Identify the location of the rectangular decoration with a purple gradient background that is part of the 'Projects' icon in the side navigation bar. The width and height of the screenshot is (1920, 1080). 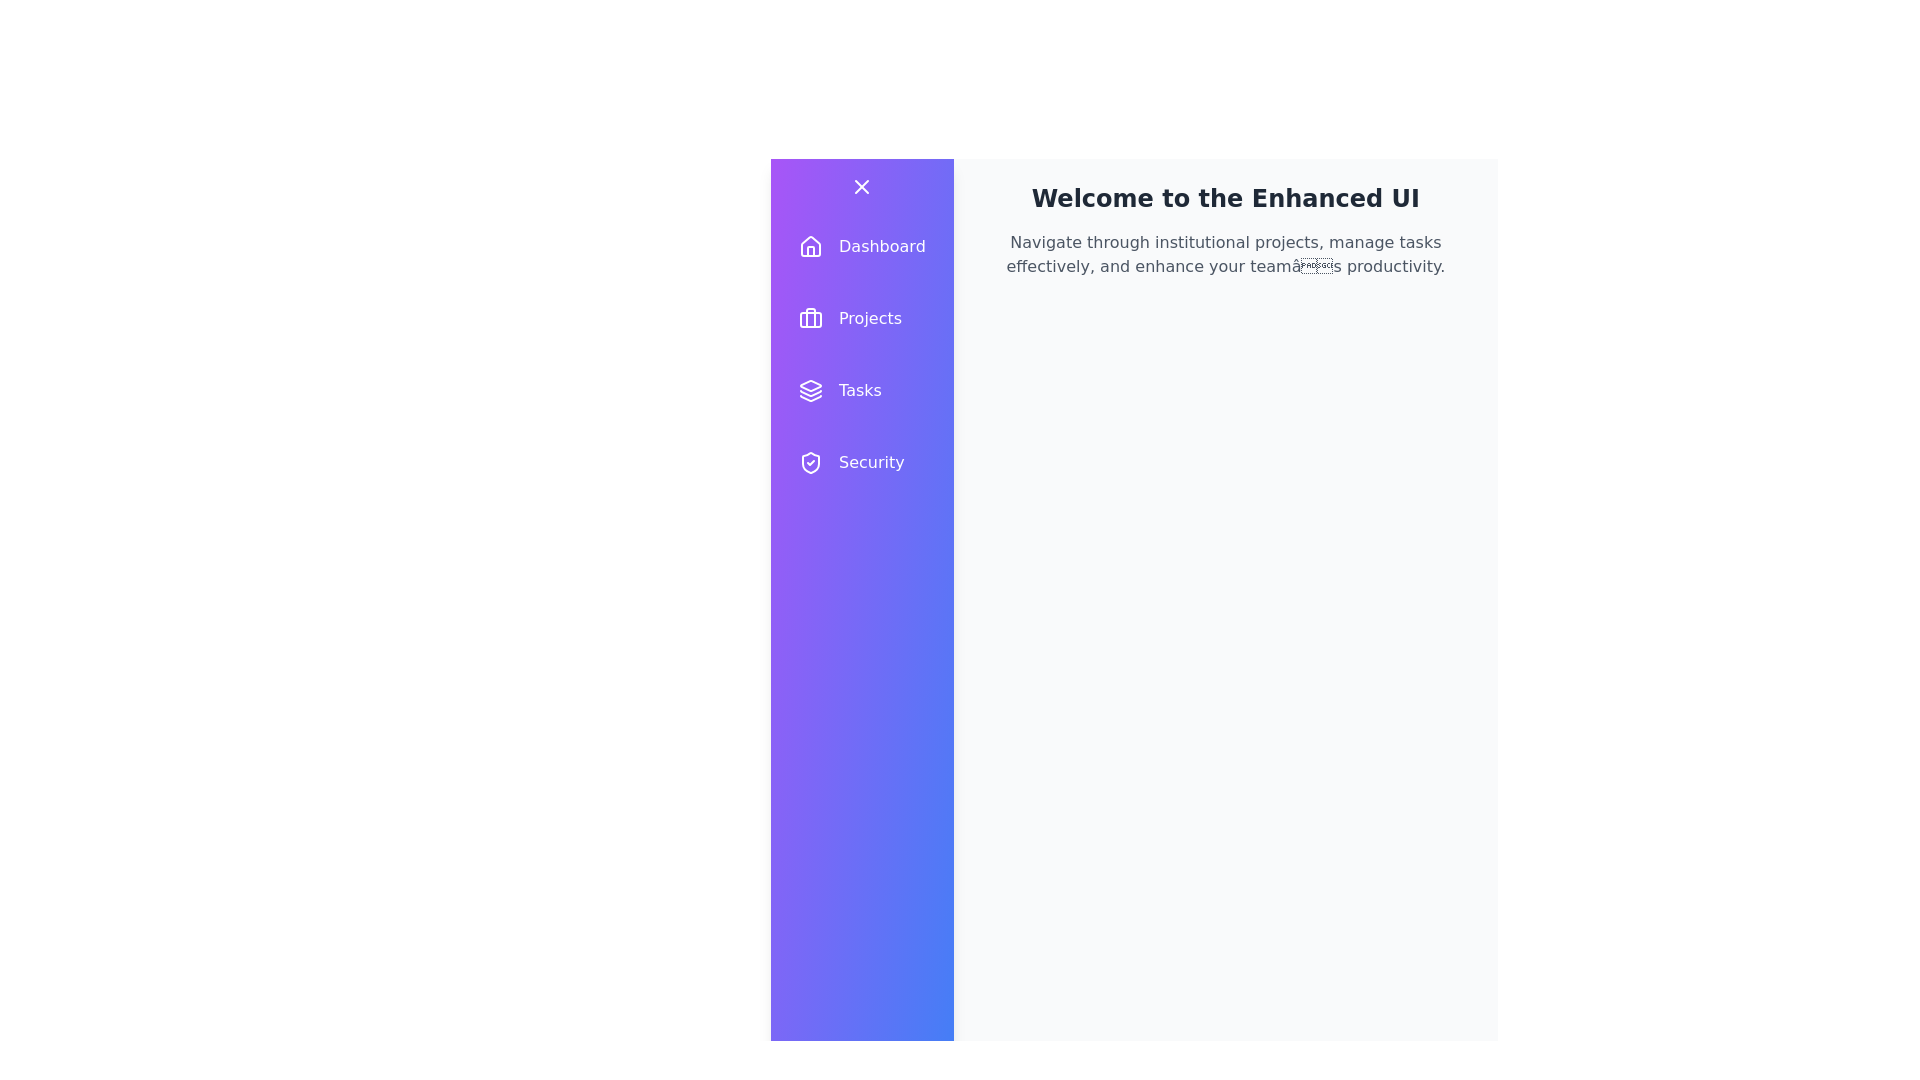
(811, 319).